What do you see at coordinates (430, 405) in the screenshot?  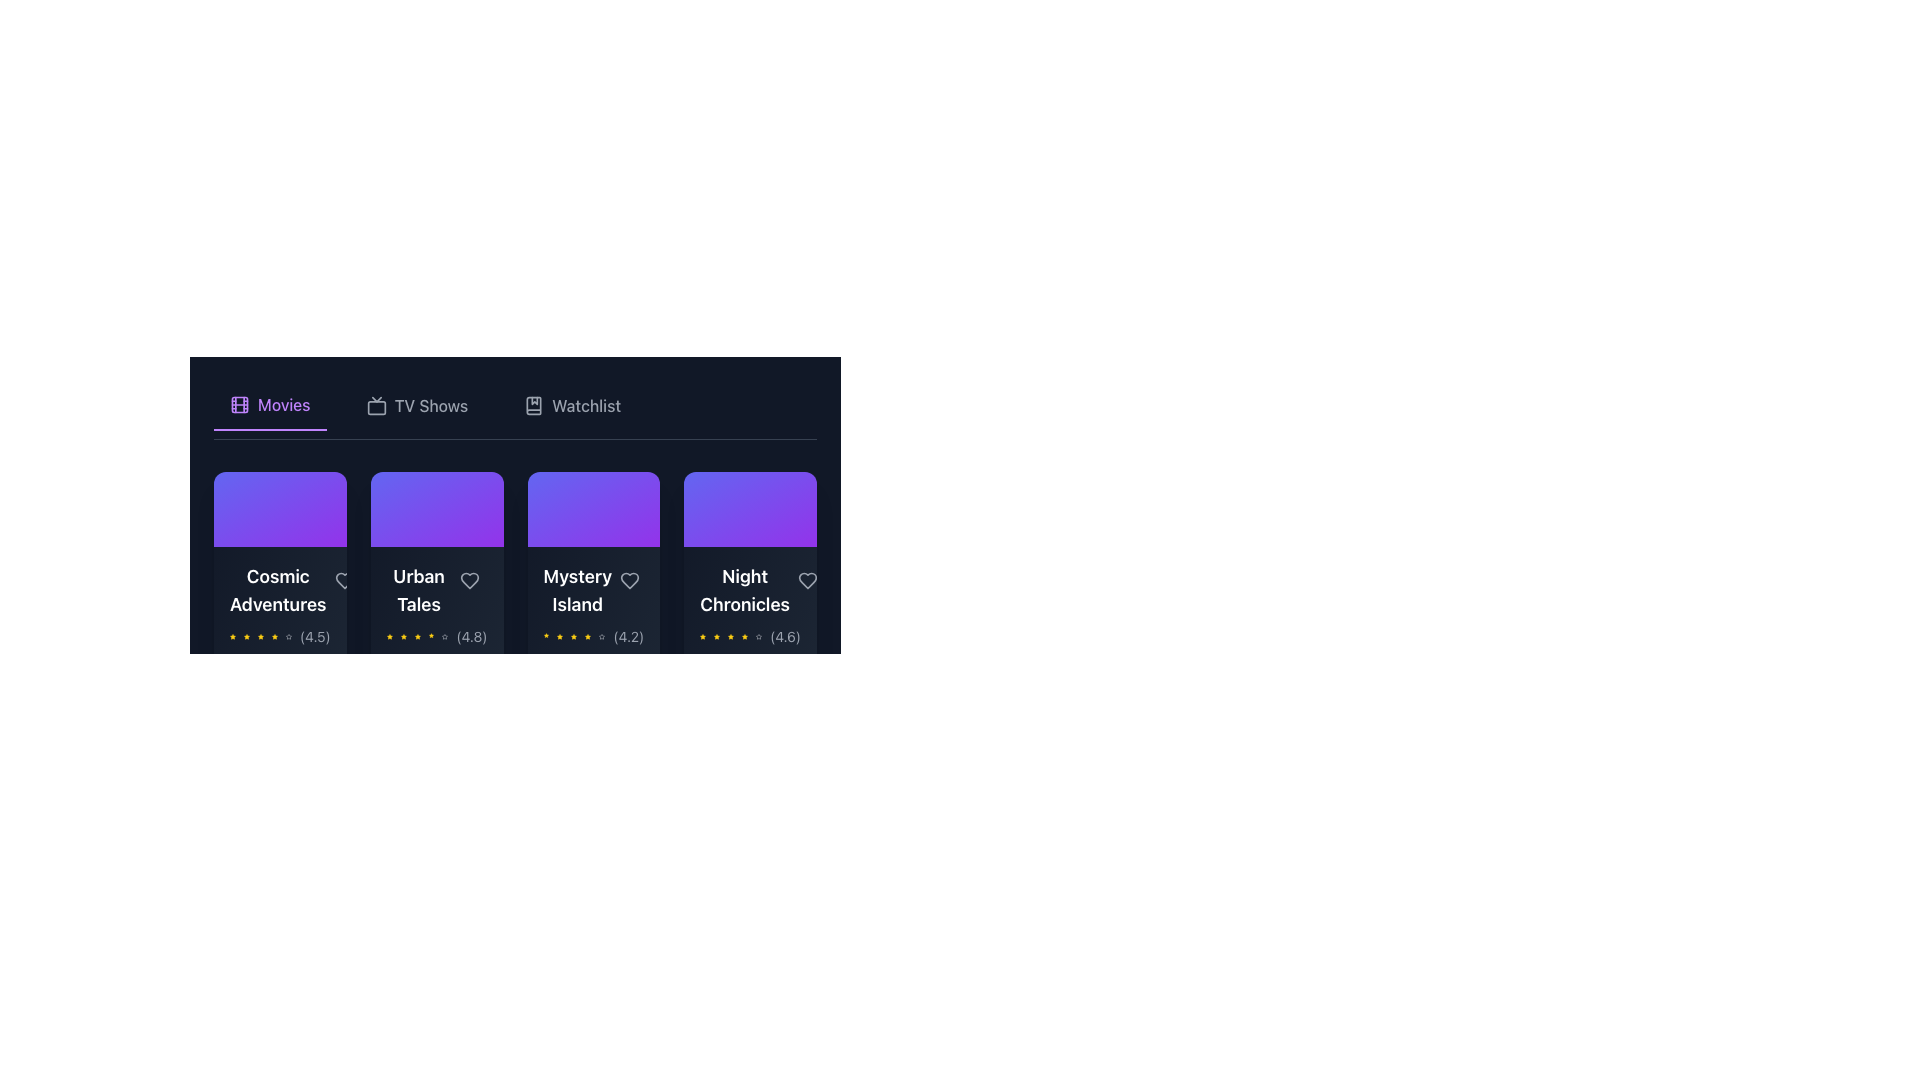 I see `the 'TV Shows' text label in the navigation bar` at bounding box center [430, 405].